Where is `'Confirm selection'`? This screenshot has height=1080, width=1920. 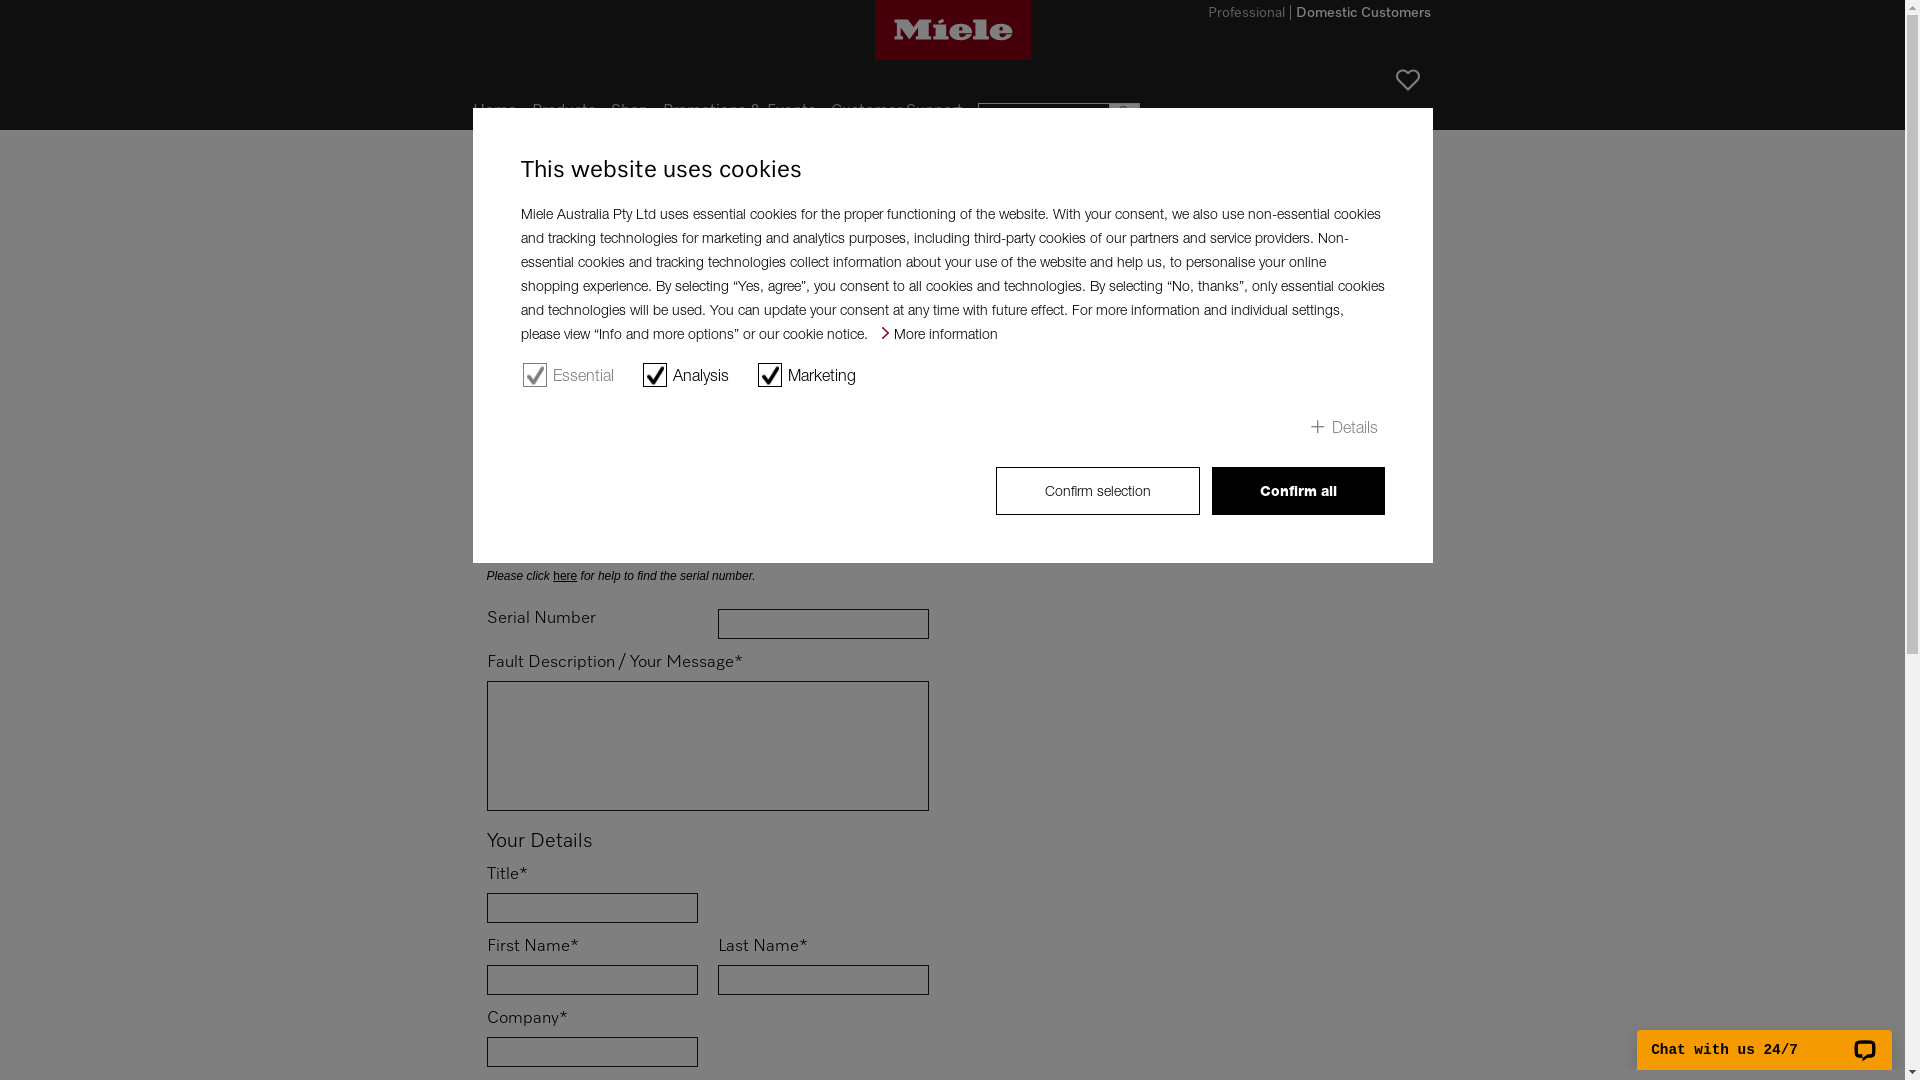
'Confirm selection' is located at coordinates (1097, 490).